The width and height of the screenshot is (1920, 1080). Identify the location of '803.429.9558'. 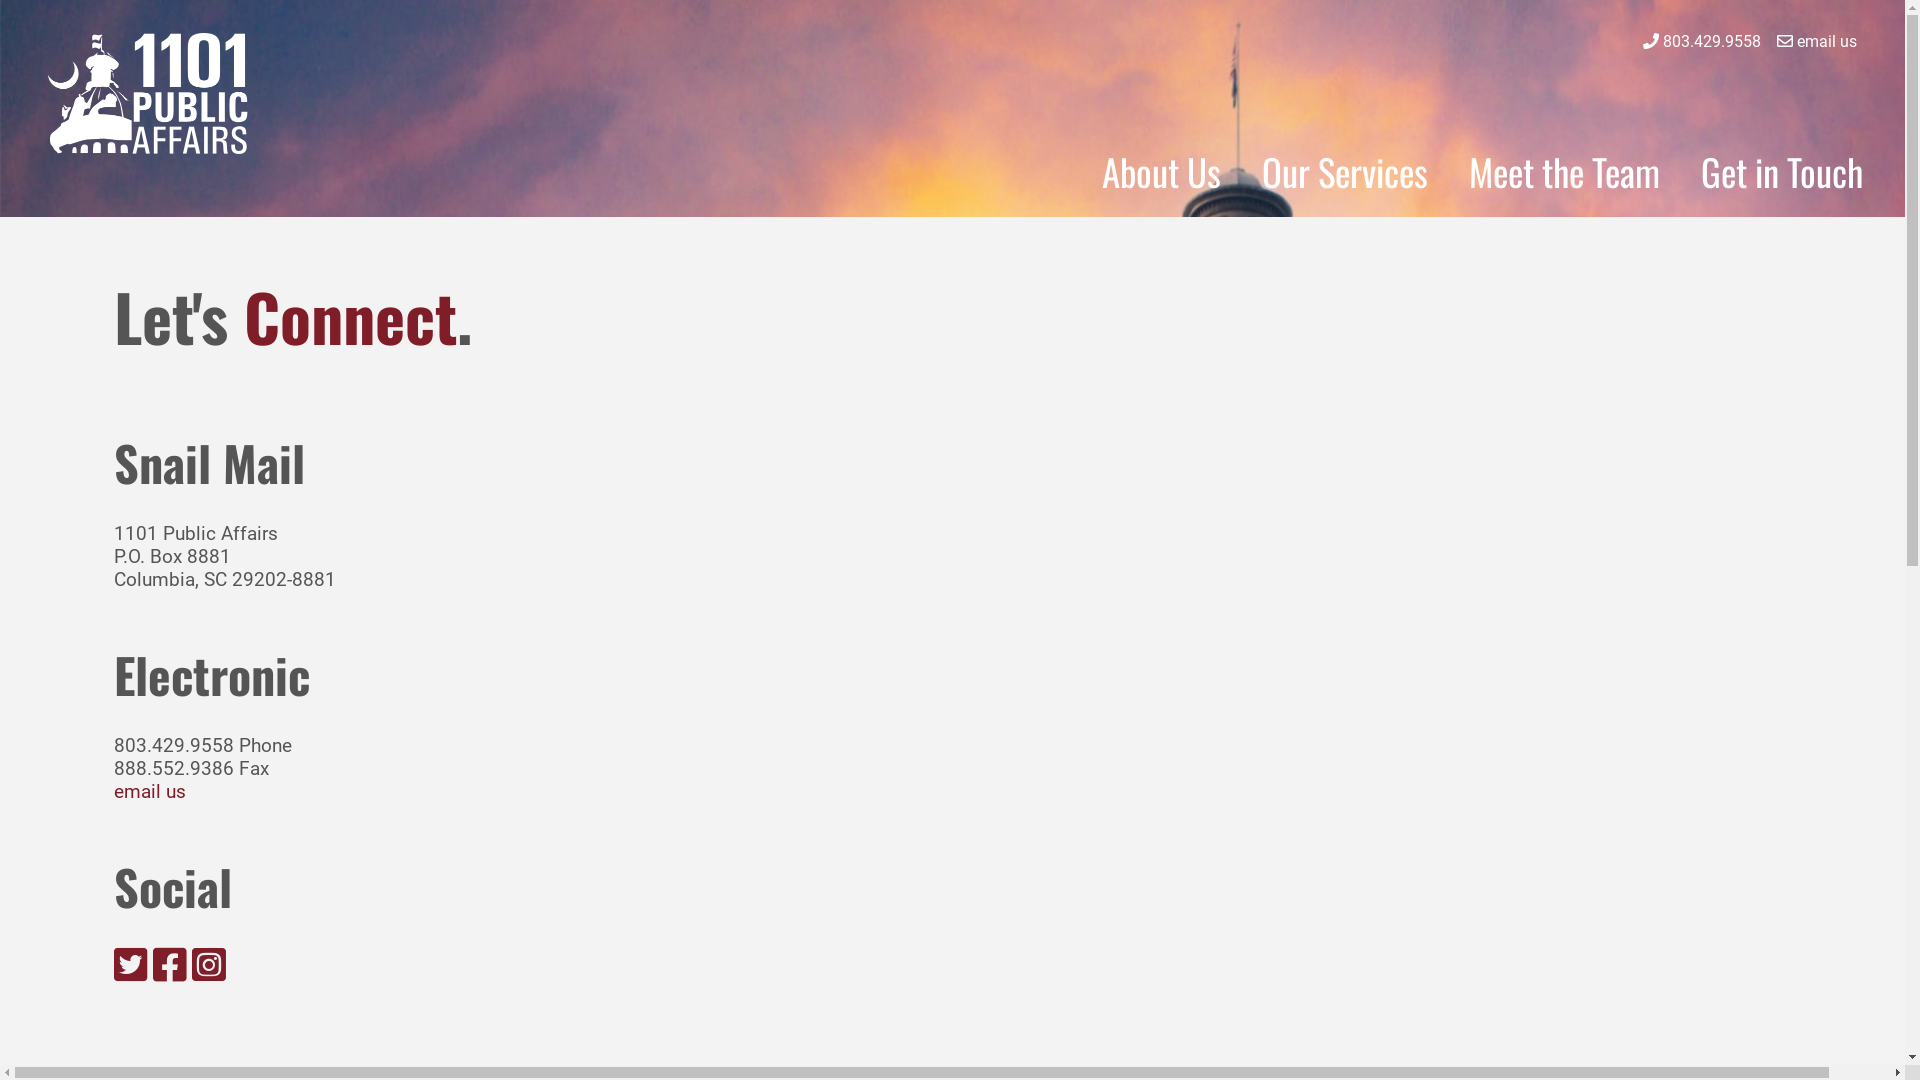
(1711, 41).